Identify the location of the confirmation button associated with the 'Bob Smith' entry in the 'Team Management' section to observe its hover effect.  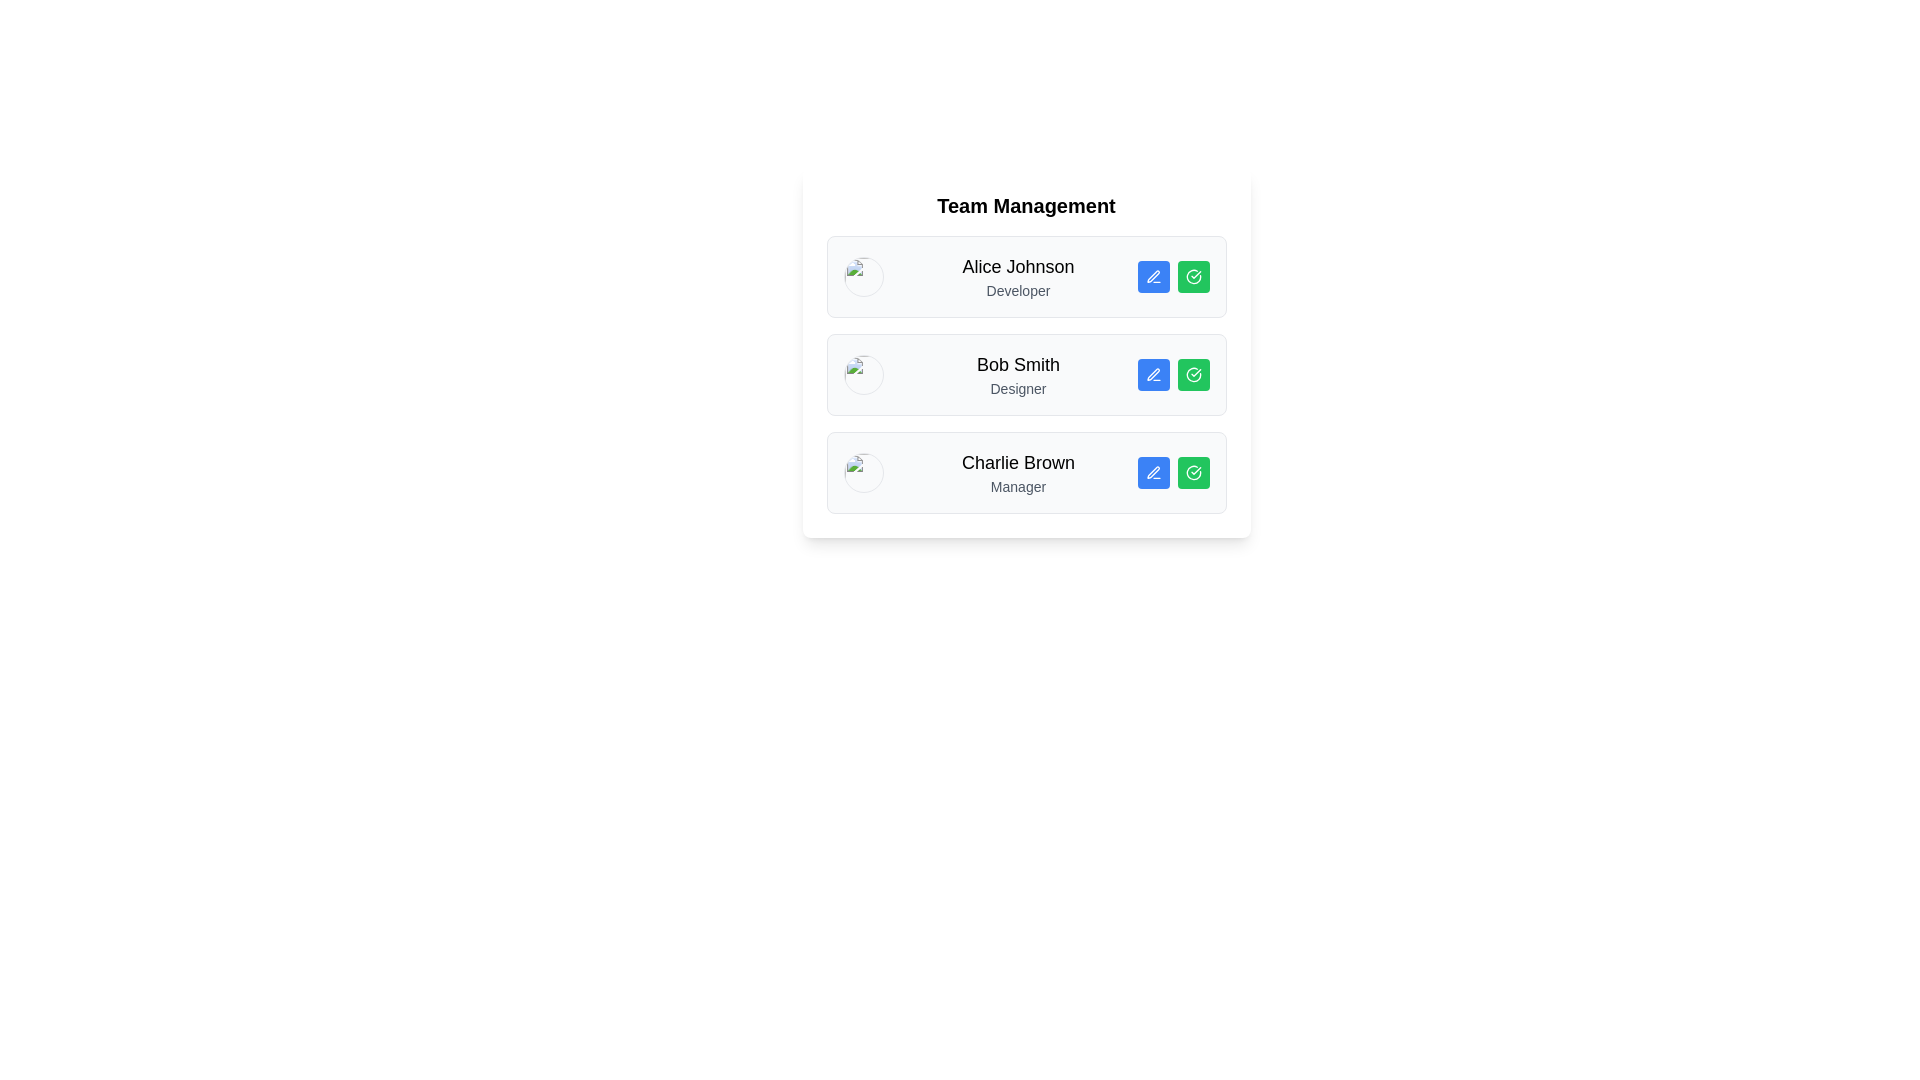
(1193, 374).